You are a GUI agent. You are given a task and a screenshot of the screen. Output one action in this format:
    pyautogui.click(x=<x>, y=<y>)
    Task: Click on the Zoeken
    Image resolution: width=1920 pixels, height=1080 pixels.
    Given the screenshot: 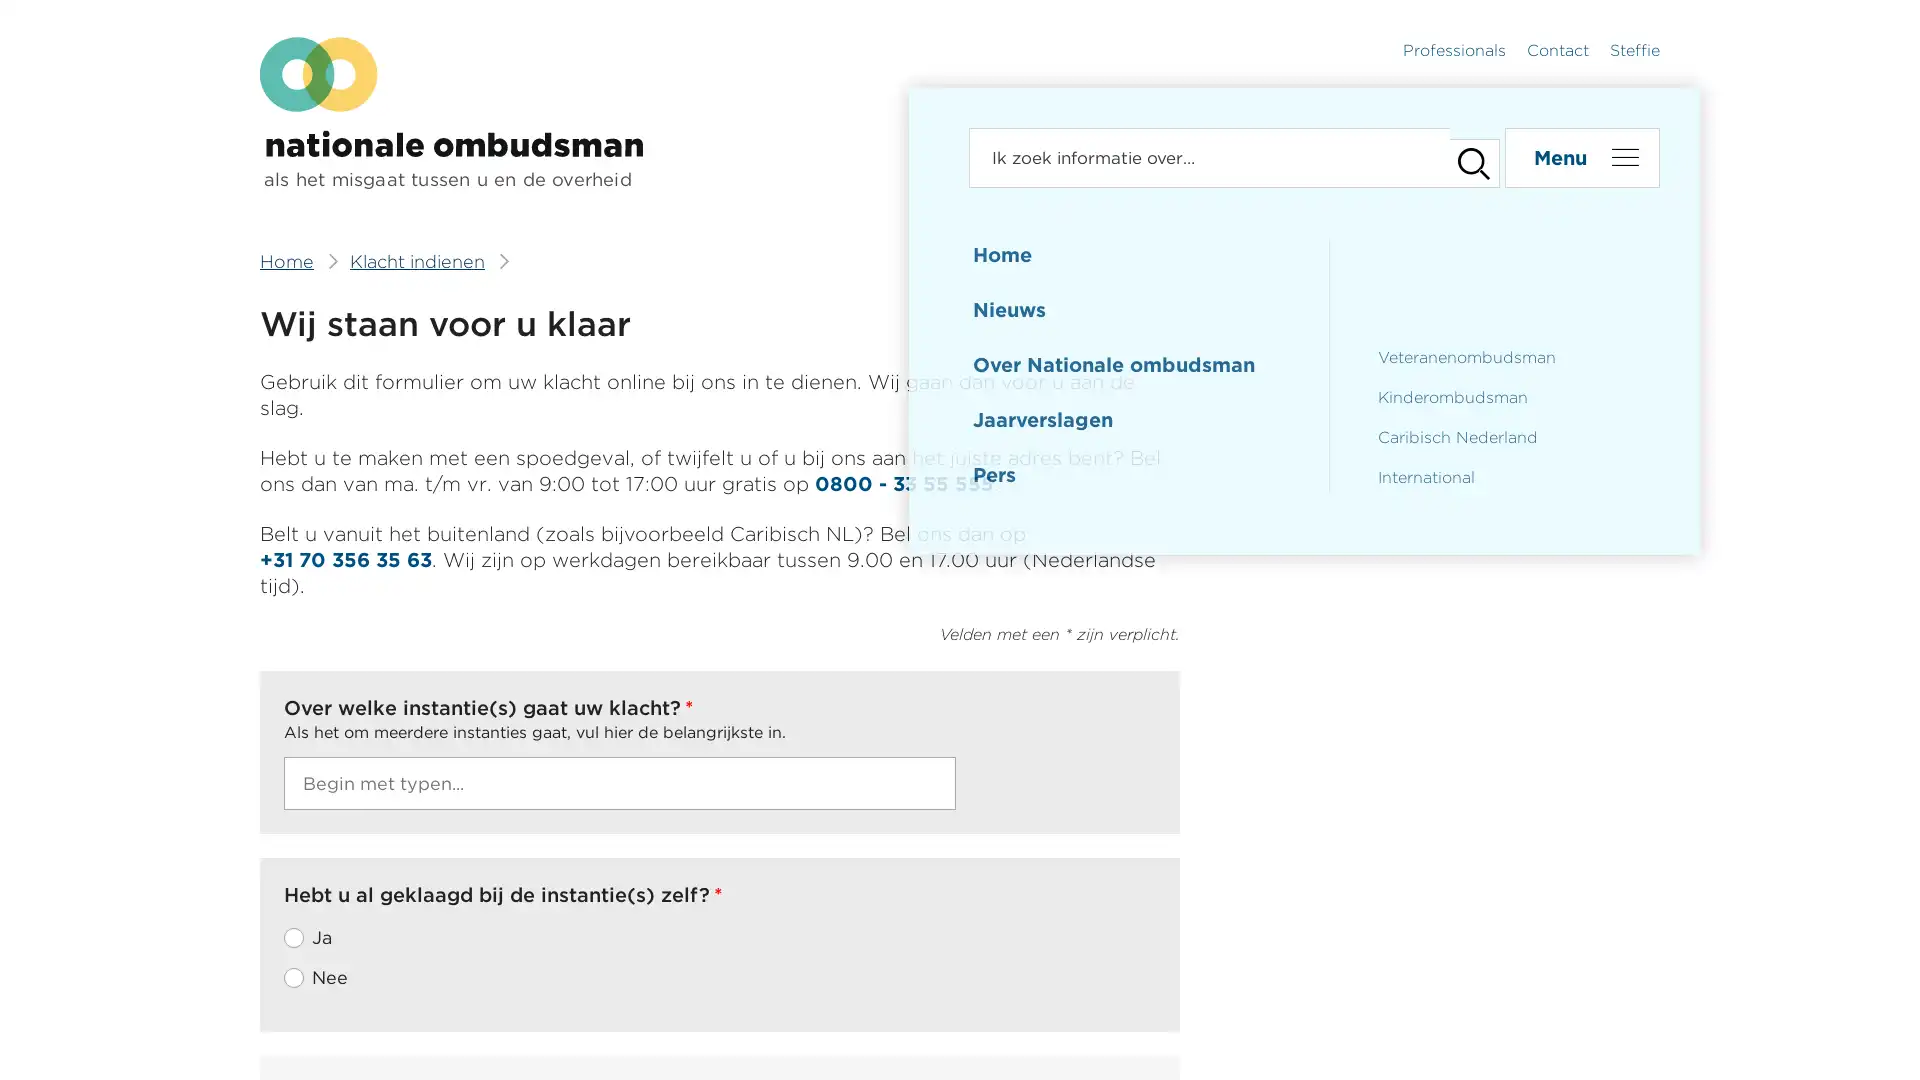 What is the action you would take?
    pyautogui.click(x=1464, y=157)
    